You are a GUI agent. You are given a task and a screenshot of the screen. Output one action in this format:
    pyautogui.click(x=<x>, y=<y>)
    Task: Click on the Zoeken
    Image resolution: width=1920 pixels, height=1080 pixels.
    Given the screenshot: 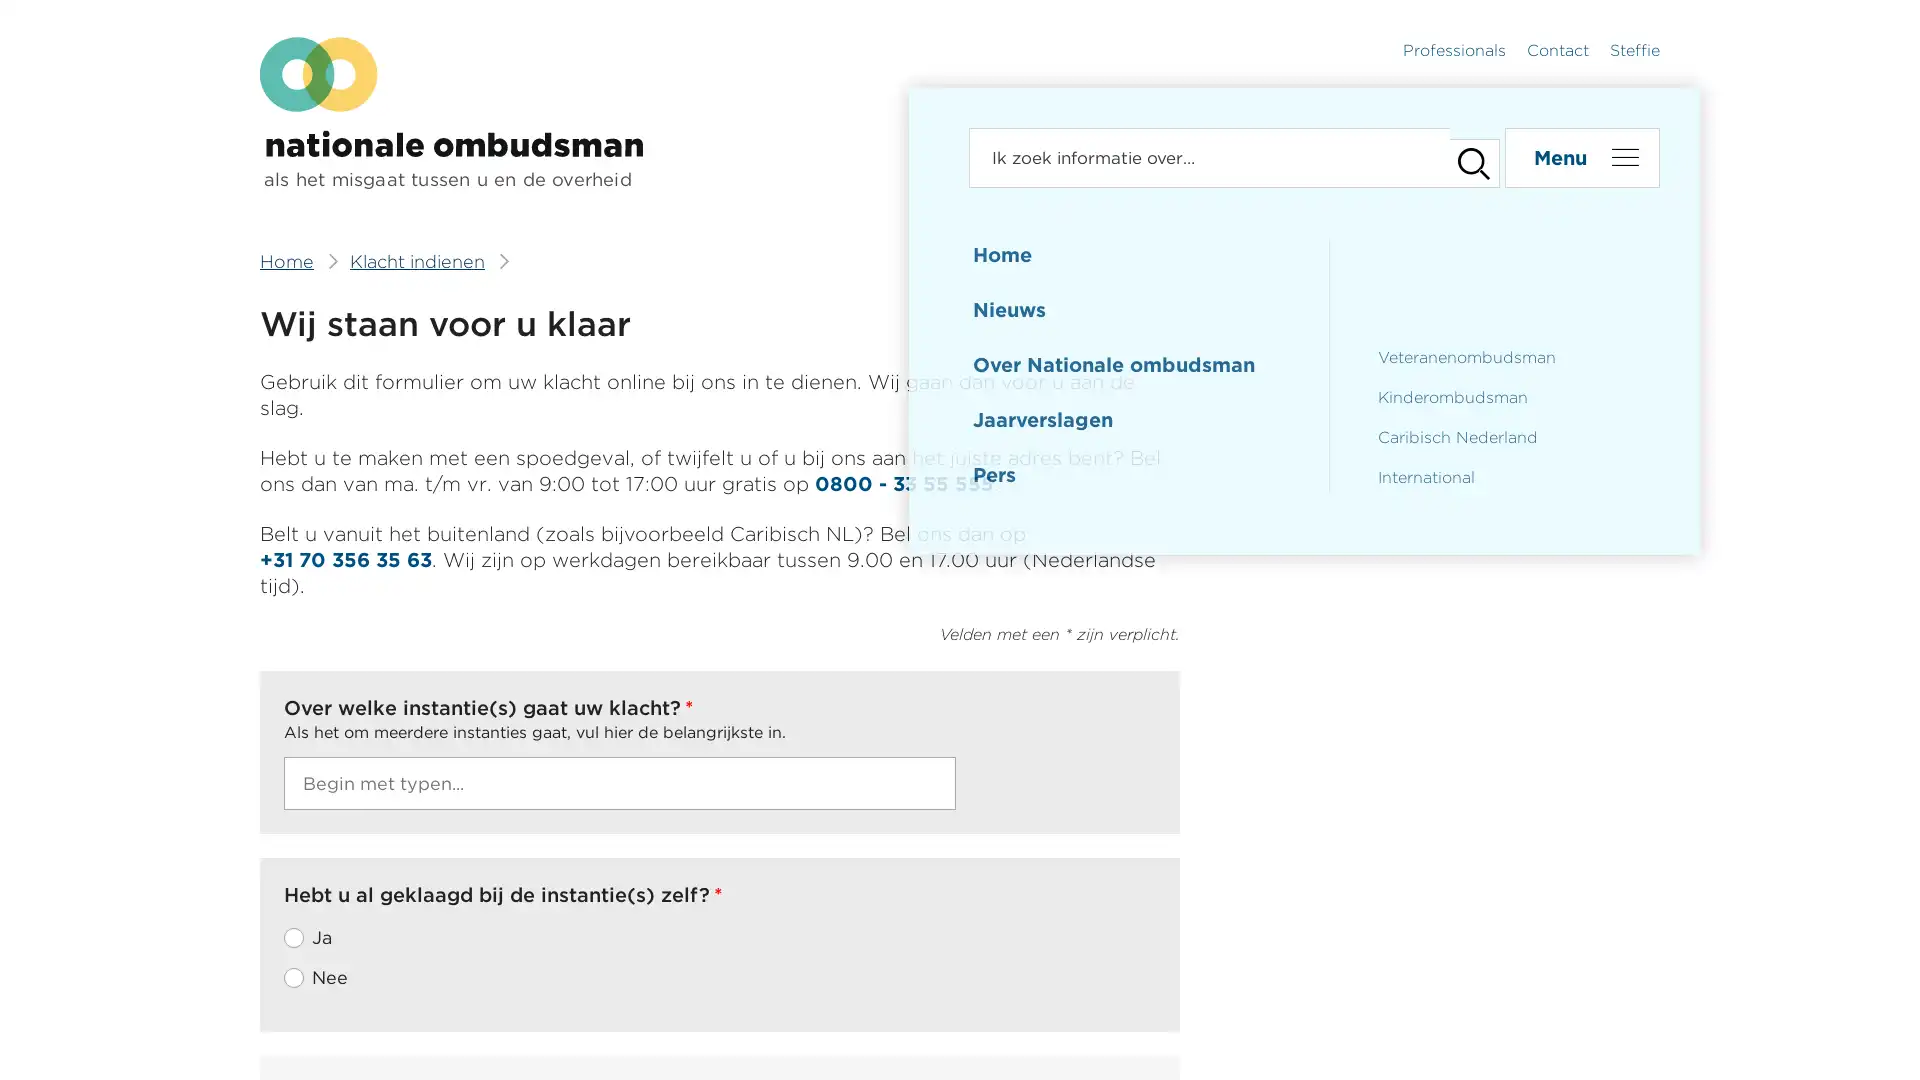 What is the action you would take?
    pyautogui.click(x=1464, y=157)
    